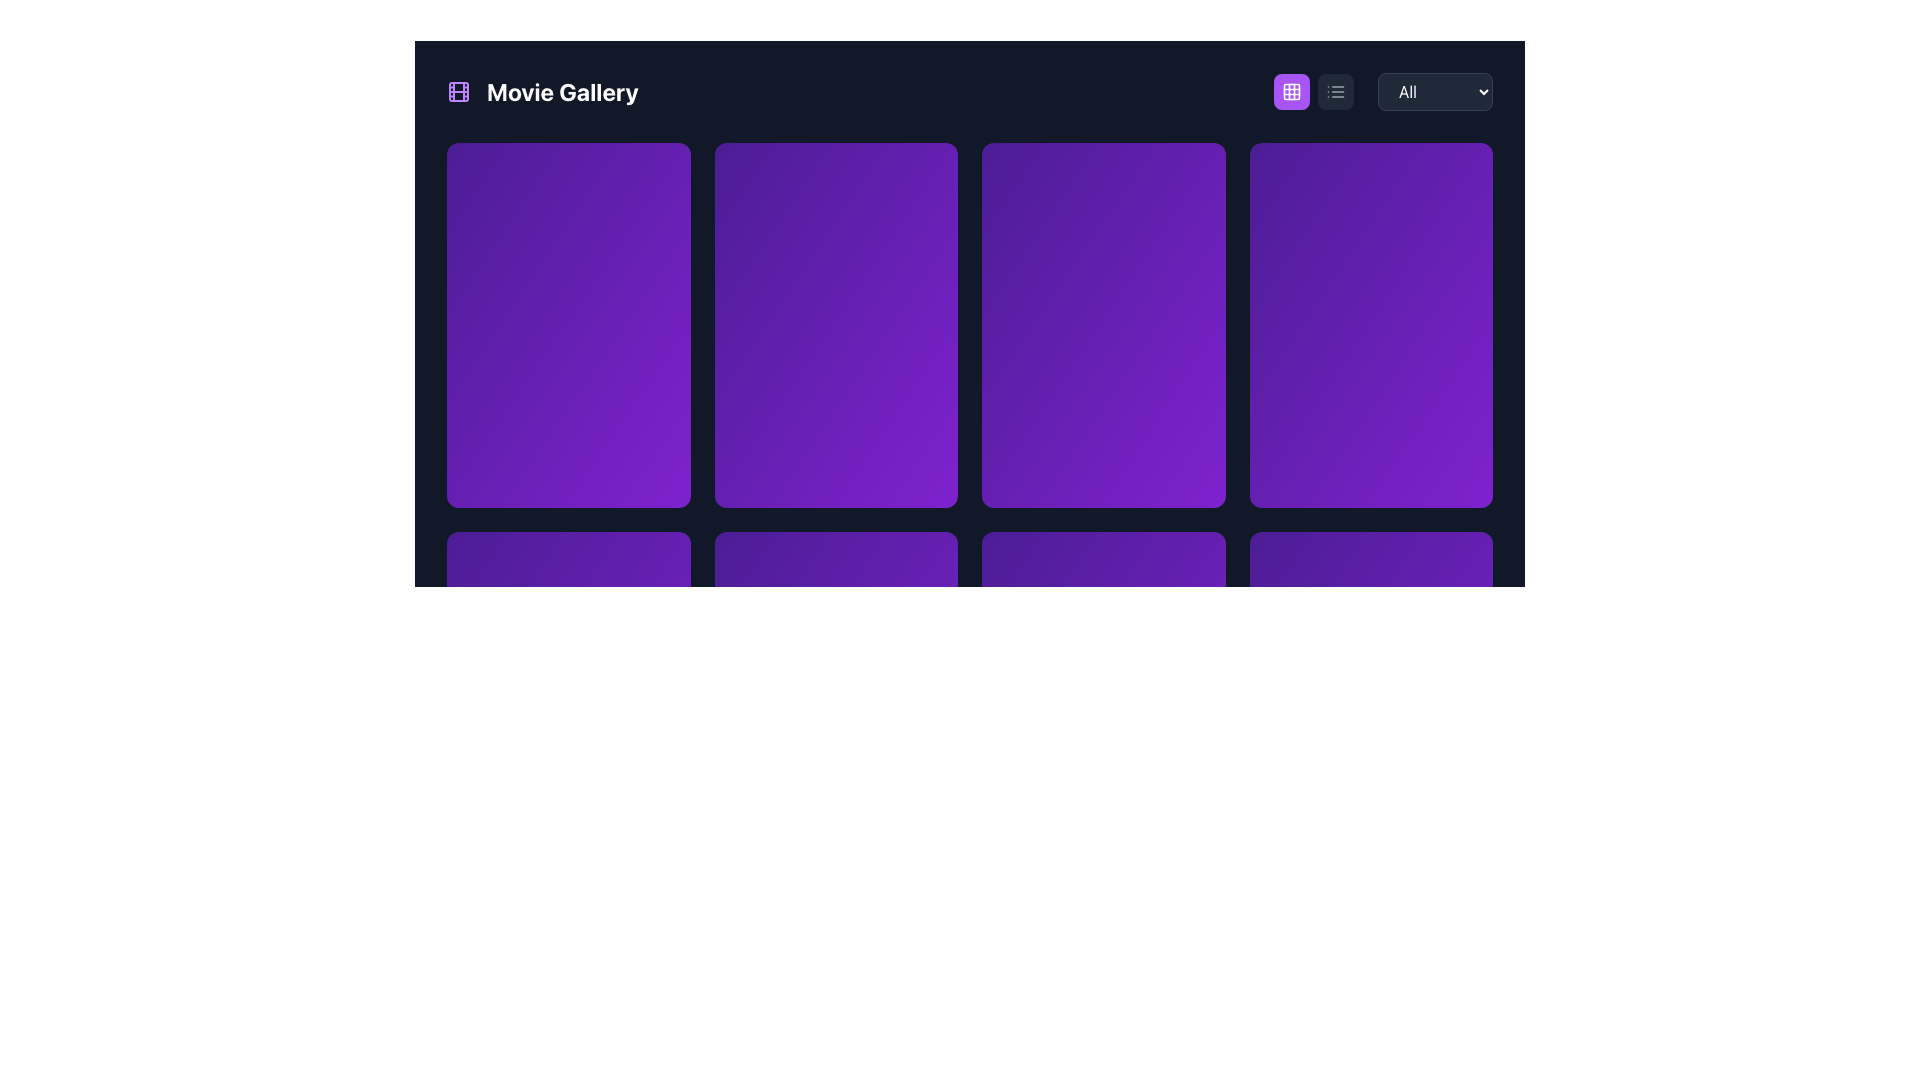 The width and height of the screenshot is (1920, 1080). Describe the element at coordinates (1193, 173) in the screenshot. I see `the 'like' or 'favorite' button located in the top-right corner of the movie gallery card to observe its visual effect indicating interactivity` at that location.